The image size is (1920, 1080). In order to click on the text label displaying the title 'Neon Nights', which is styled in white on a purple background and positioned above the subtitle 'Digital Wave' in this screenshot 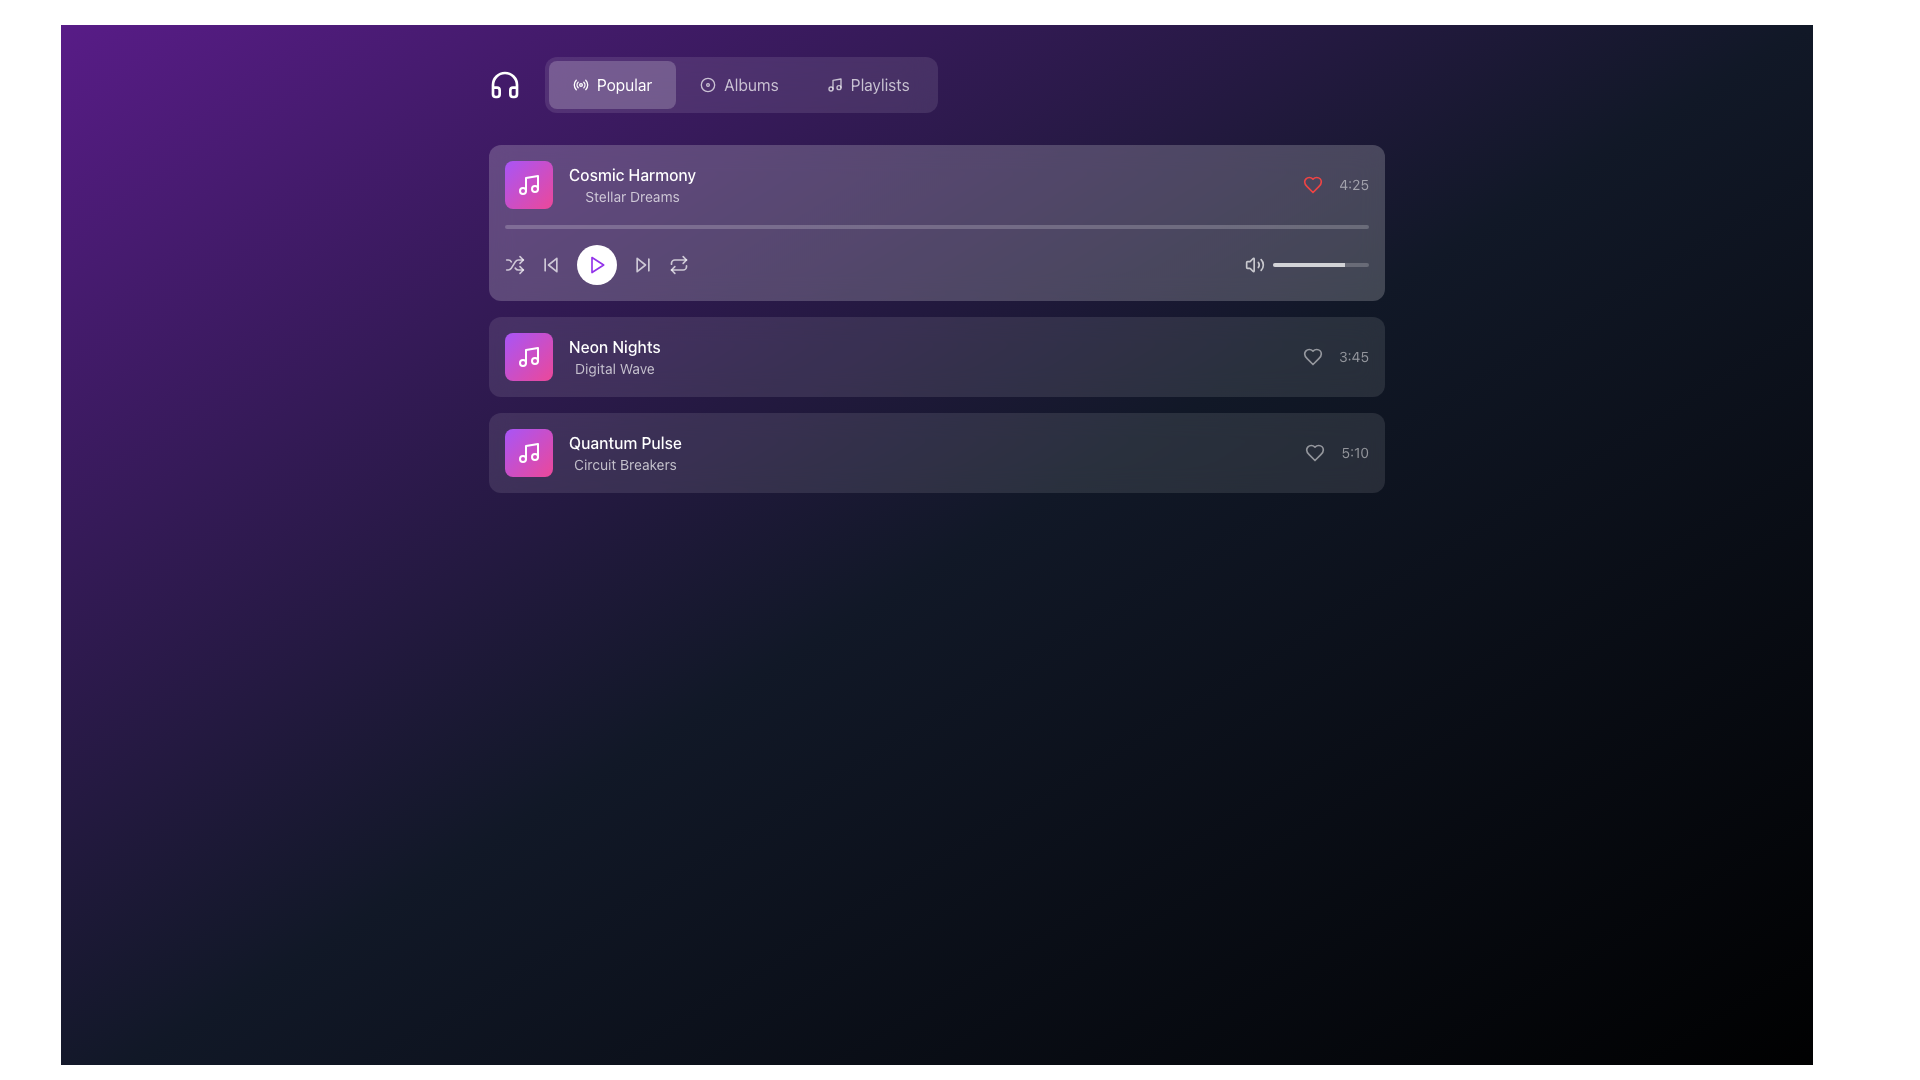, I will do `click(613, 346)`.